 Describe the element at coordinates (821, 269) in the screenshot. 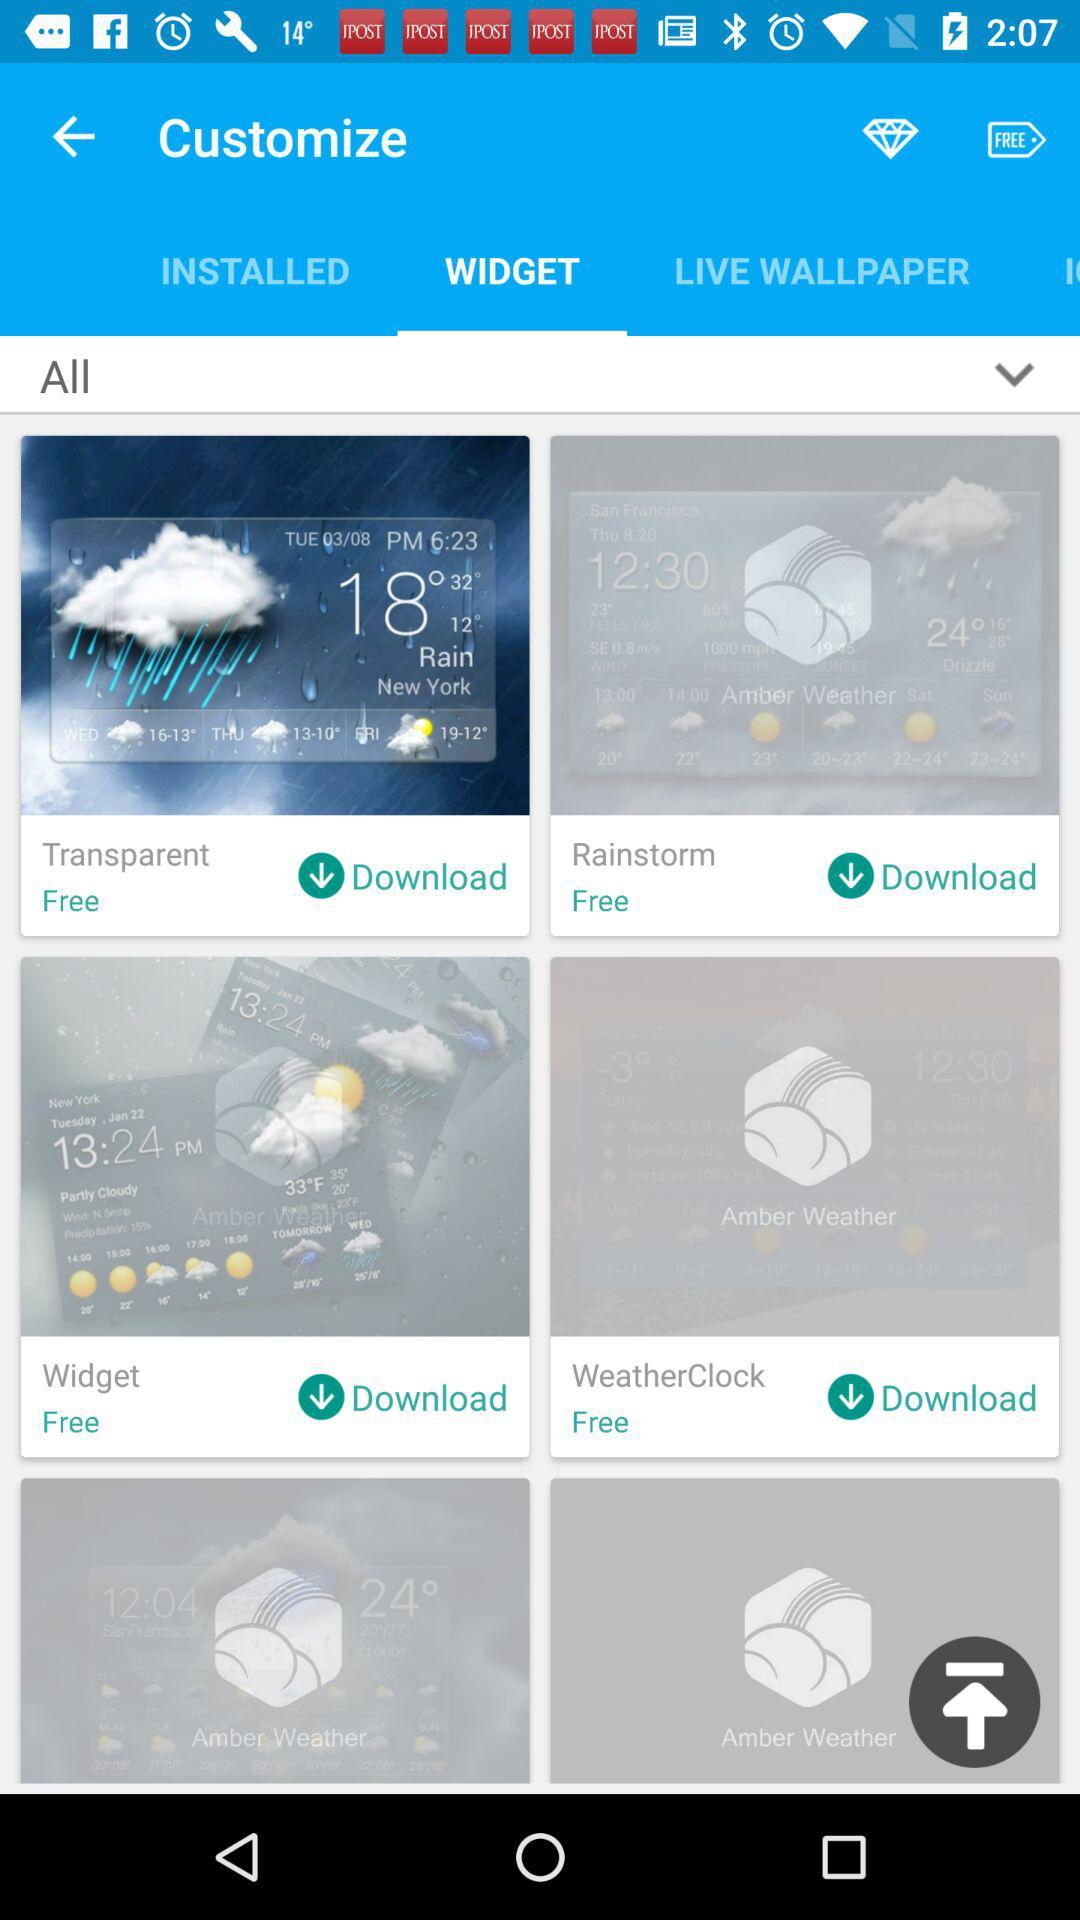

I see `the icon next to icon set icon` at that location.